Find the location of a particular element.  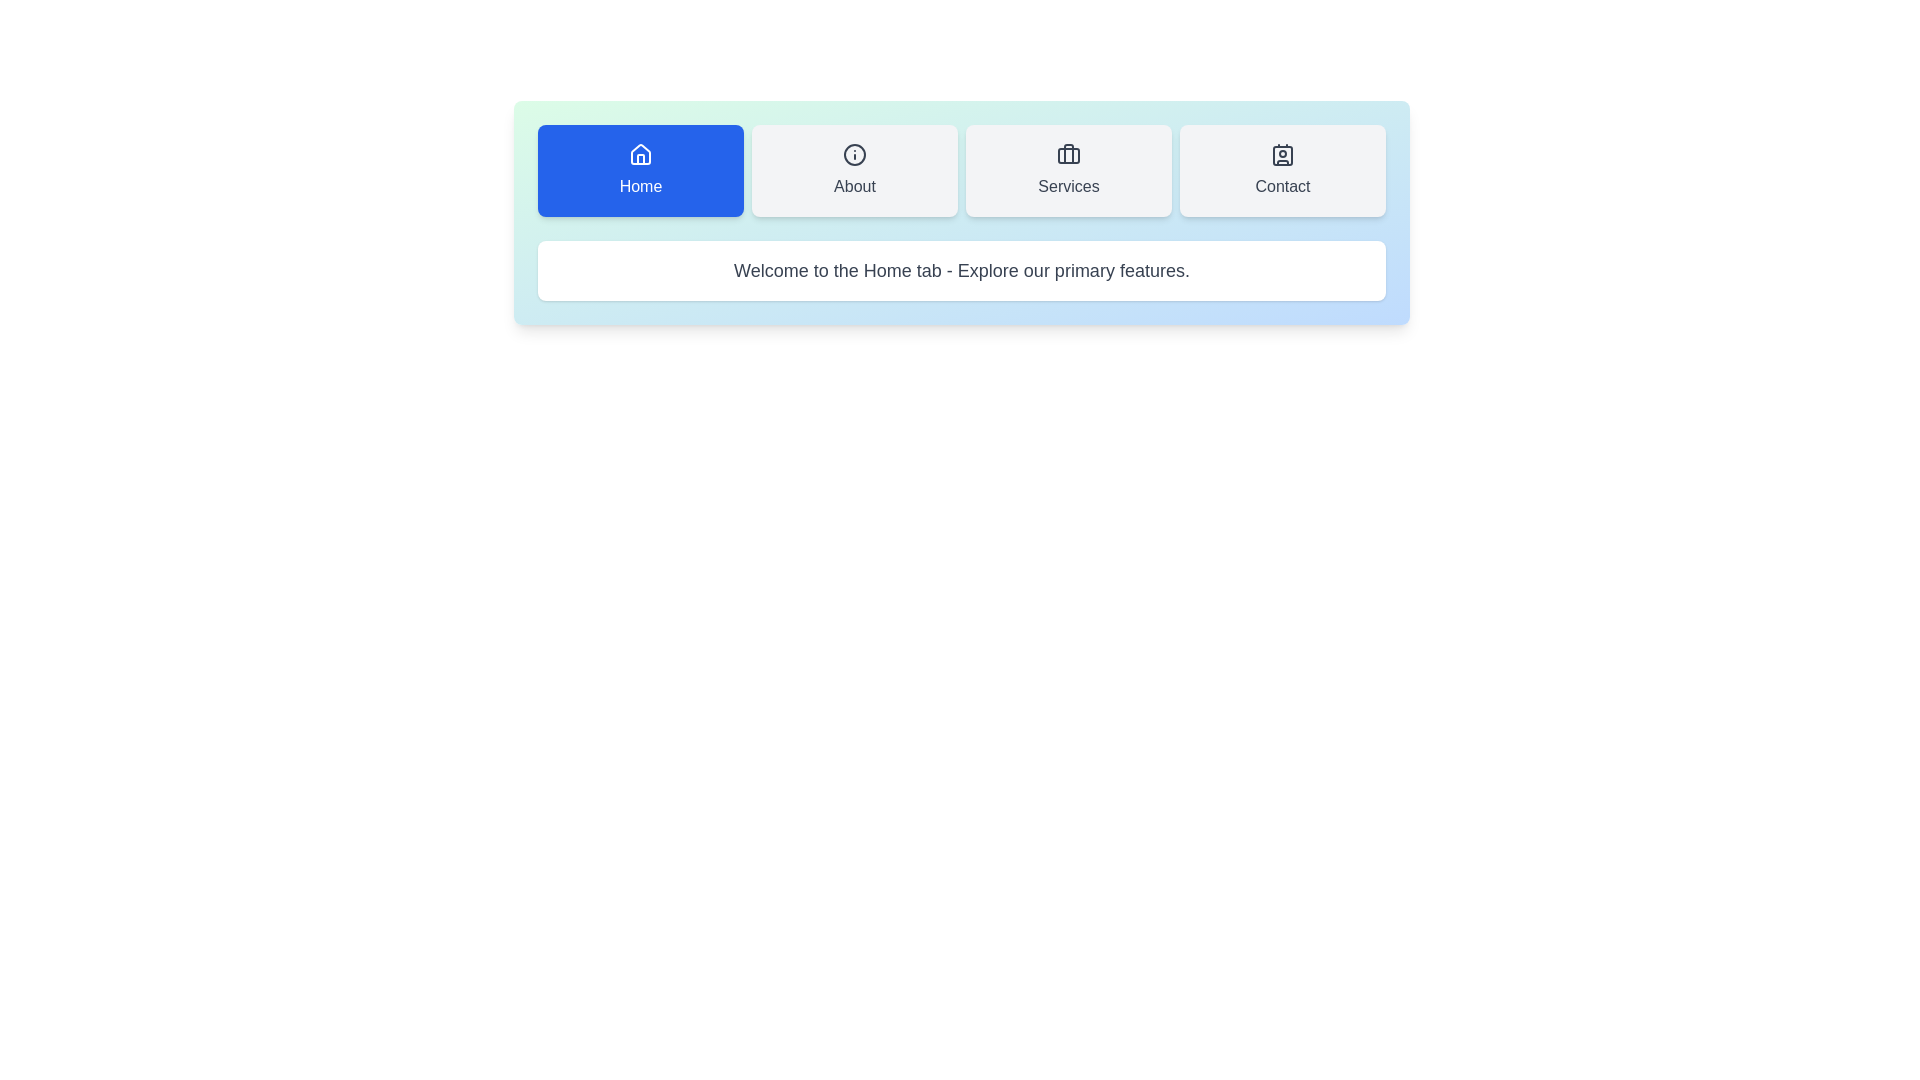

the contact icon, which is a vector graphic inside a square frame with rounded corners, located in the 'Contact' section of the horizontal menu, positioned as the fourth item from the left is located at coordinates (1282, 153).